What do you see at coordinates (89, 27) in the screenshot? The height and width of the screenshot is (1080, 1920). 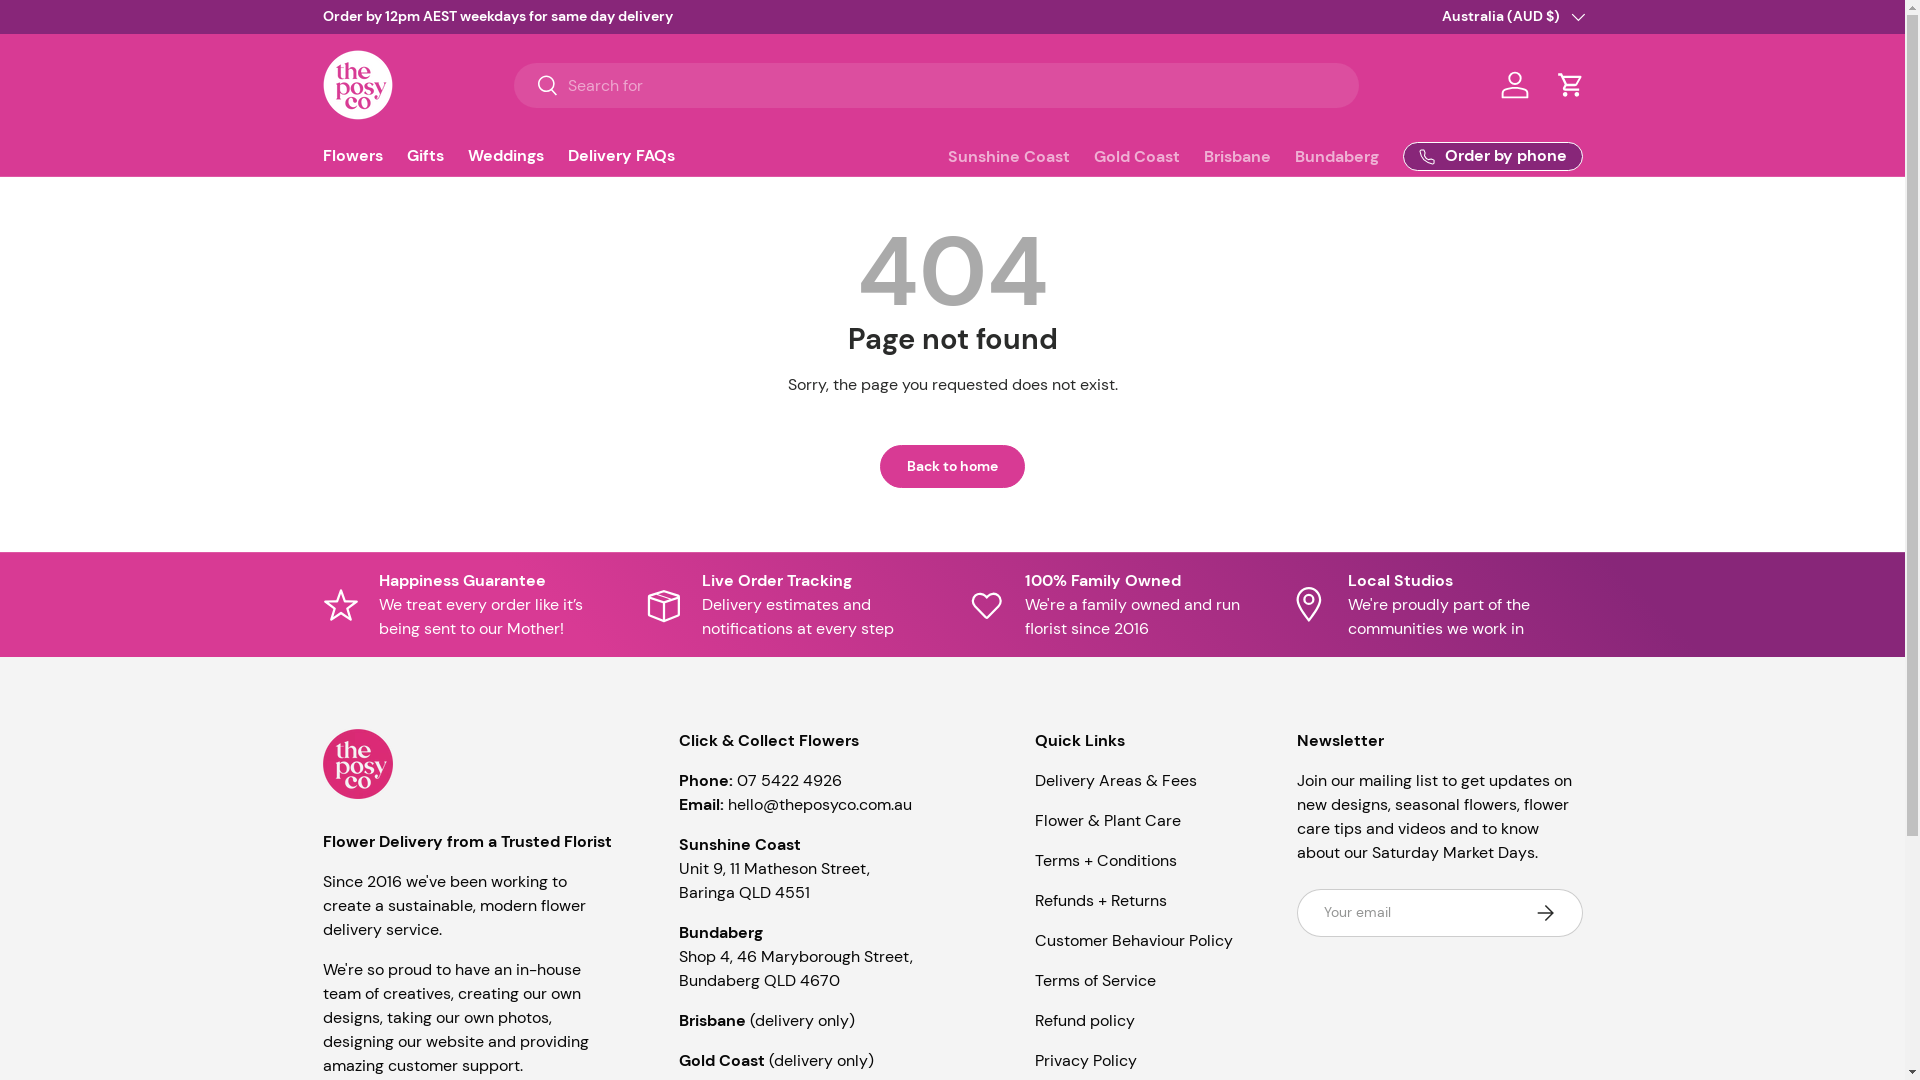 I see `'Skip to content'` at bounding box center [89, 27].